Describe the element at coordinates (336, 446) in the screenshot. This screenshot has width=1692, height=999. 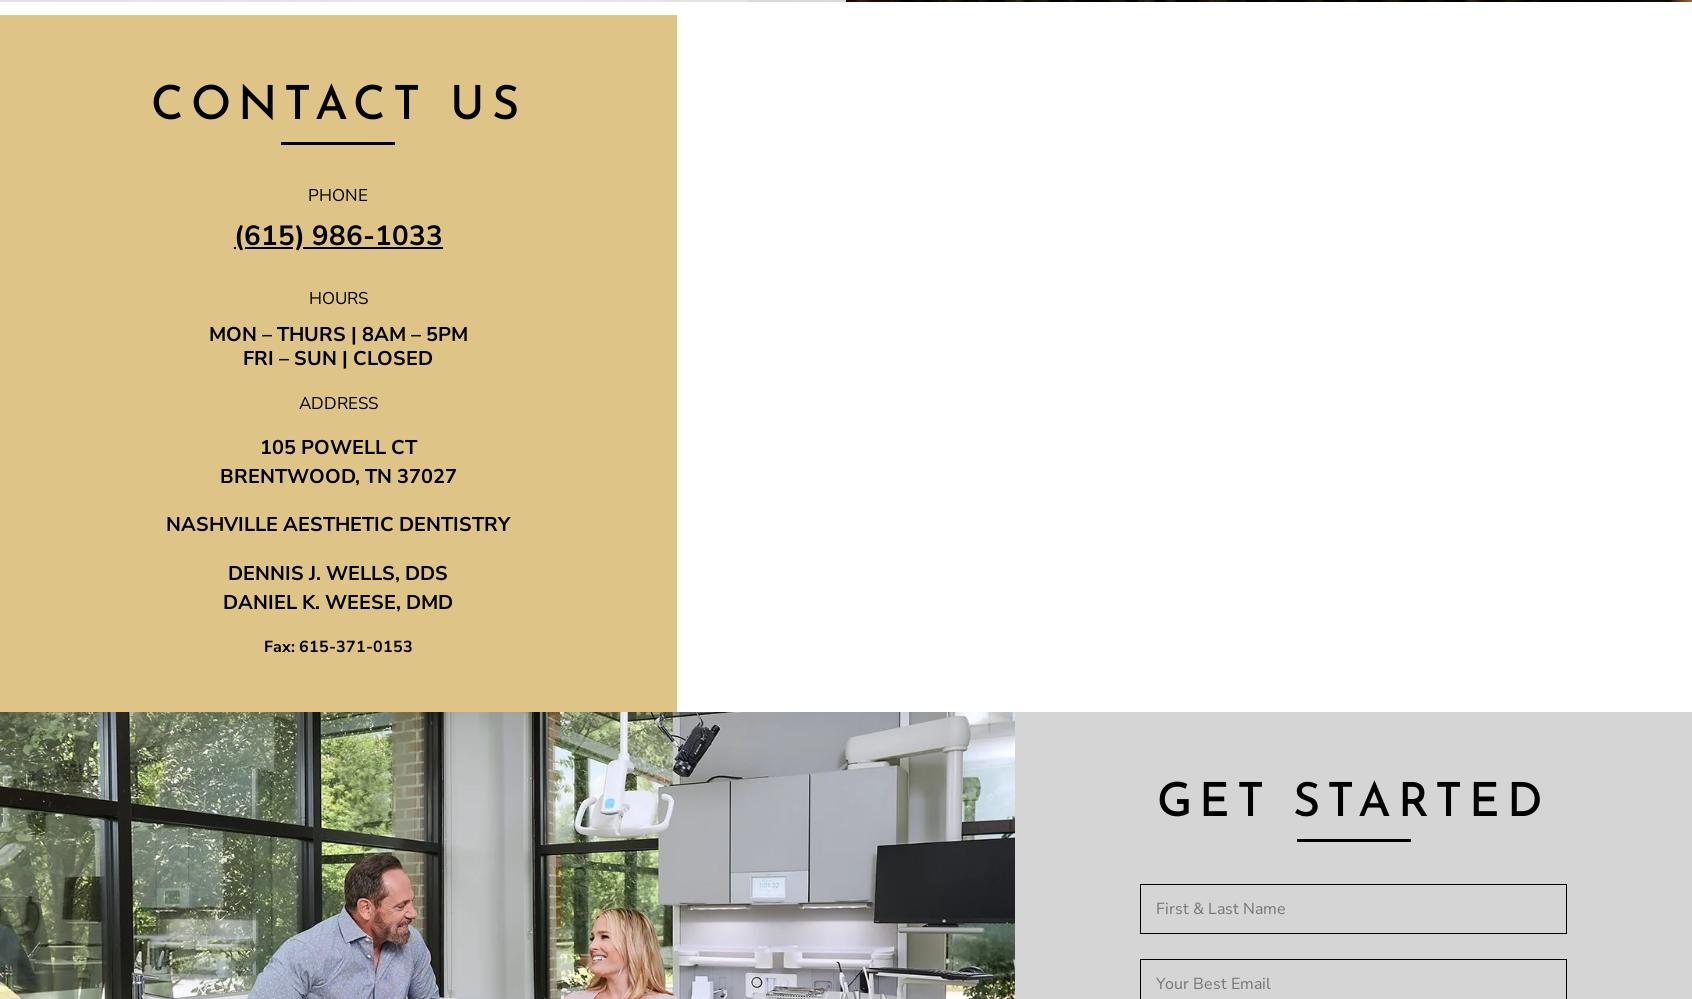
I see `'105 POWELL CT'` at that location.